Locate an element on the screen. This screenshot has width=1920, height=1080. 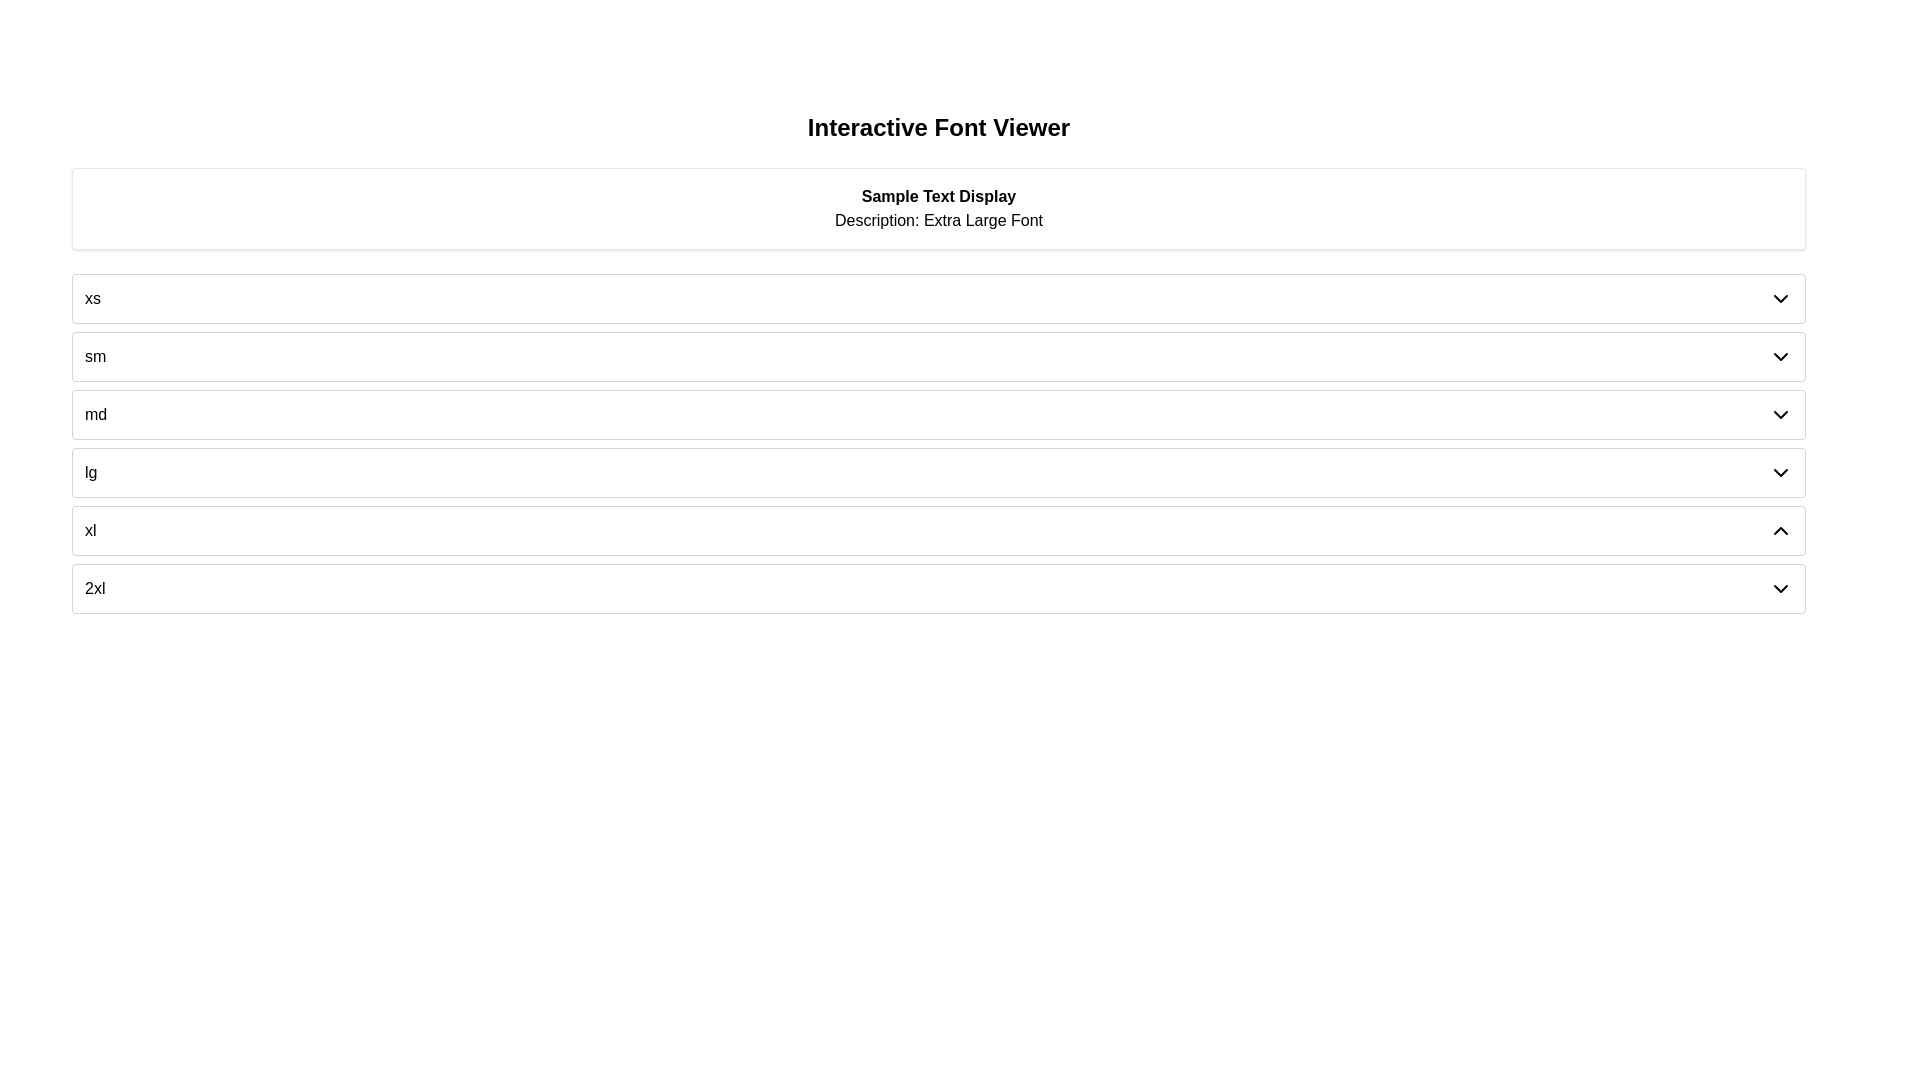
the text label displaying 'lg' located in the fourth row of the selection interface on the left side is located at coordinates (90, 473).